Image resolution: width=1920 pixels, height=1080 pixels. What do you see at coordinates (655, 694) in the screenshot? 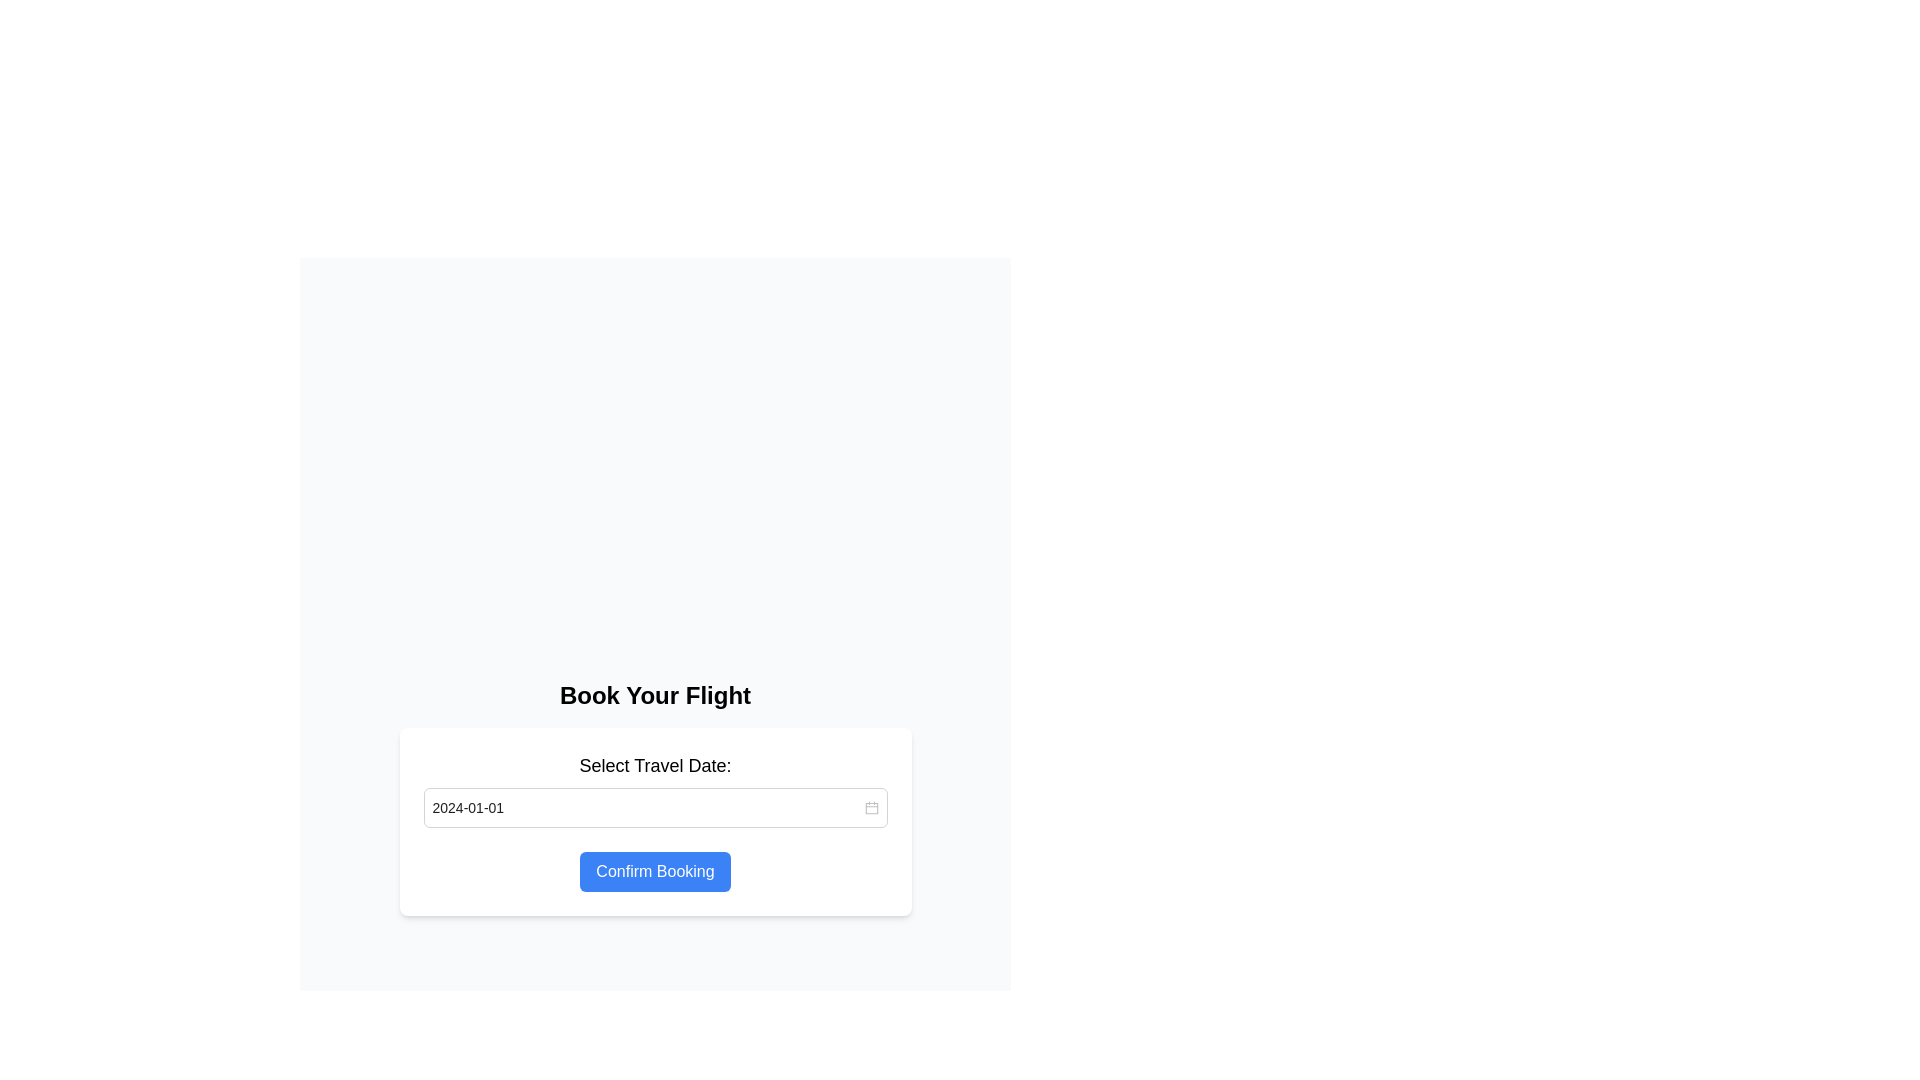
I see `the static text label displaying 'Book Your Flight', which is bold, large, and centered at the top of the form interface` at bounding box center [655, 694].